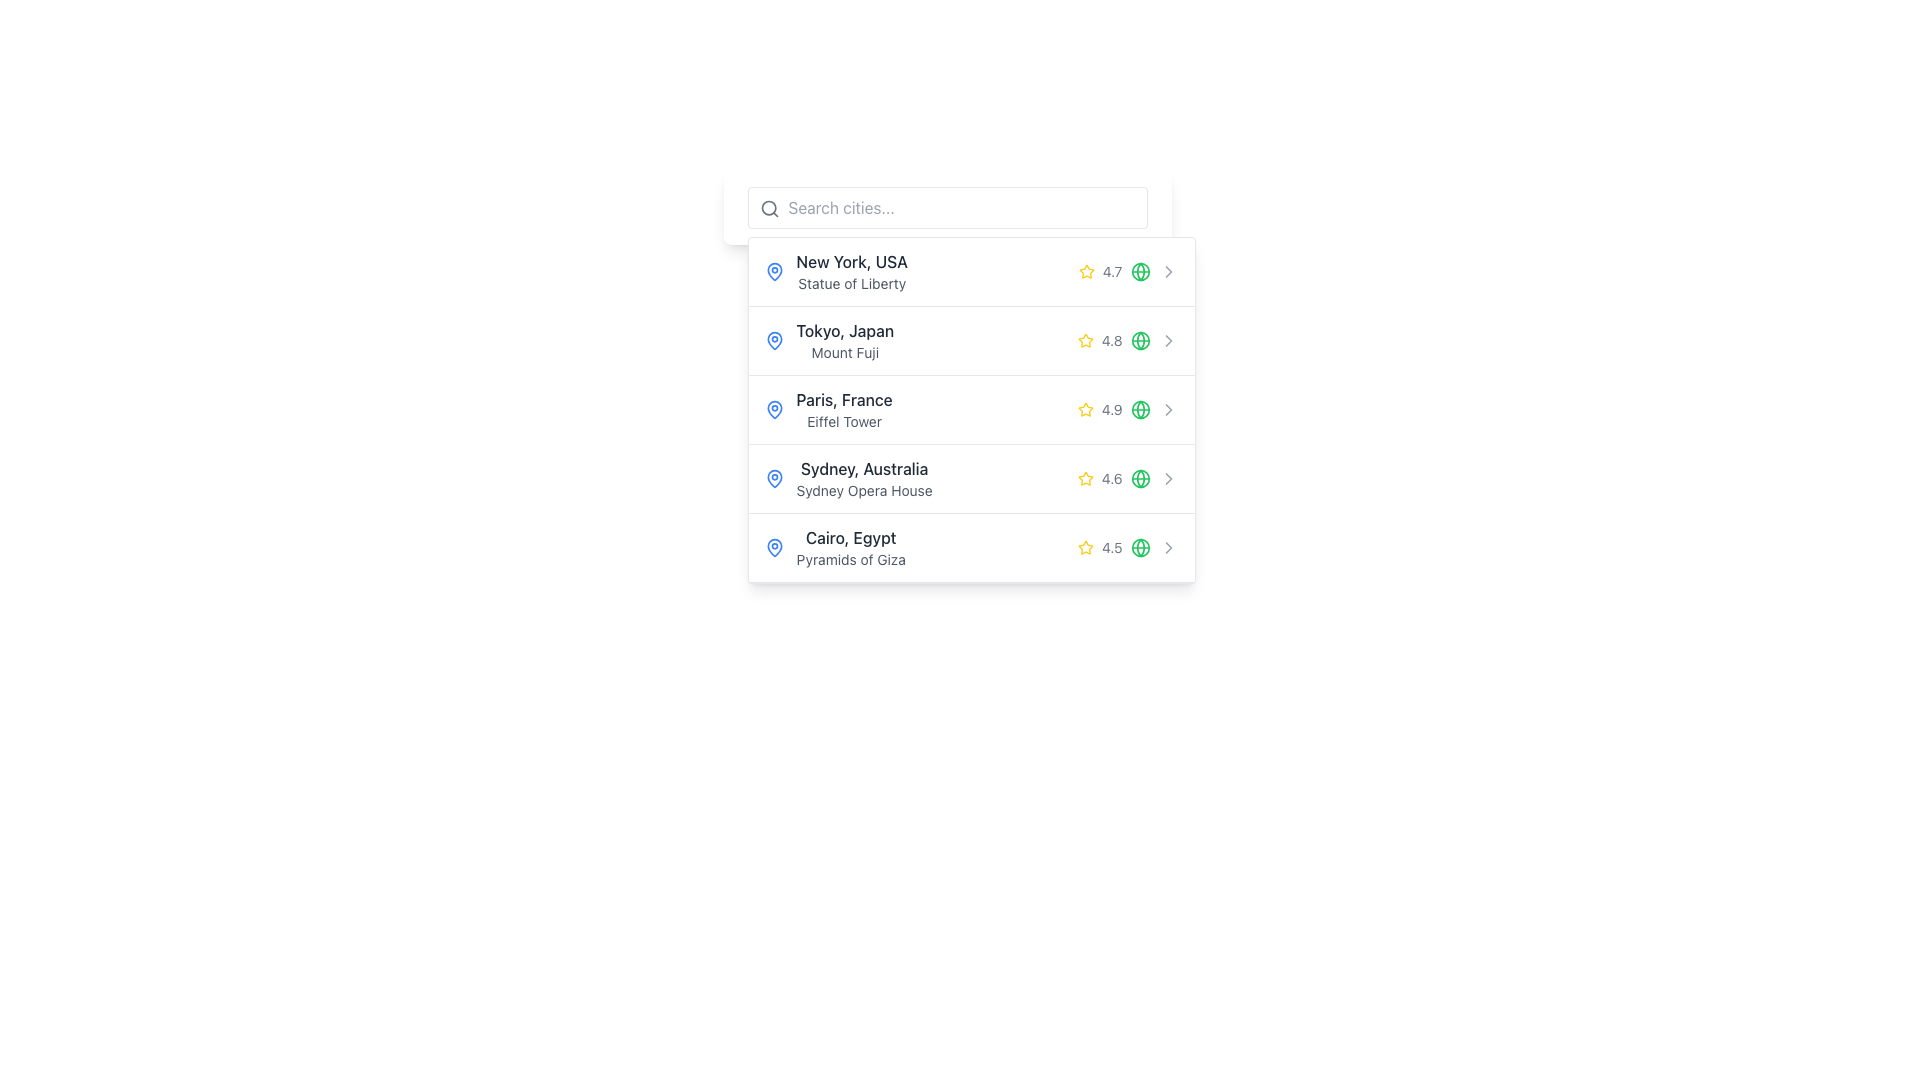  I want to click on the icon located in the row indicating 'New York, USA', following the numerical rating '4.7', so click(1140, 272).